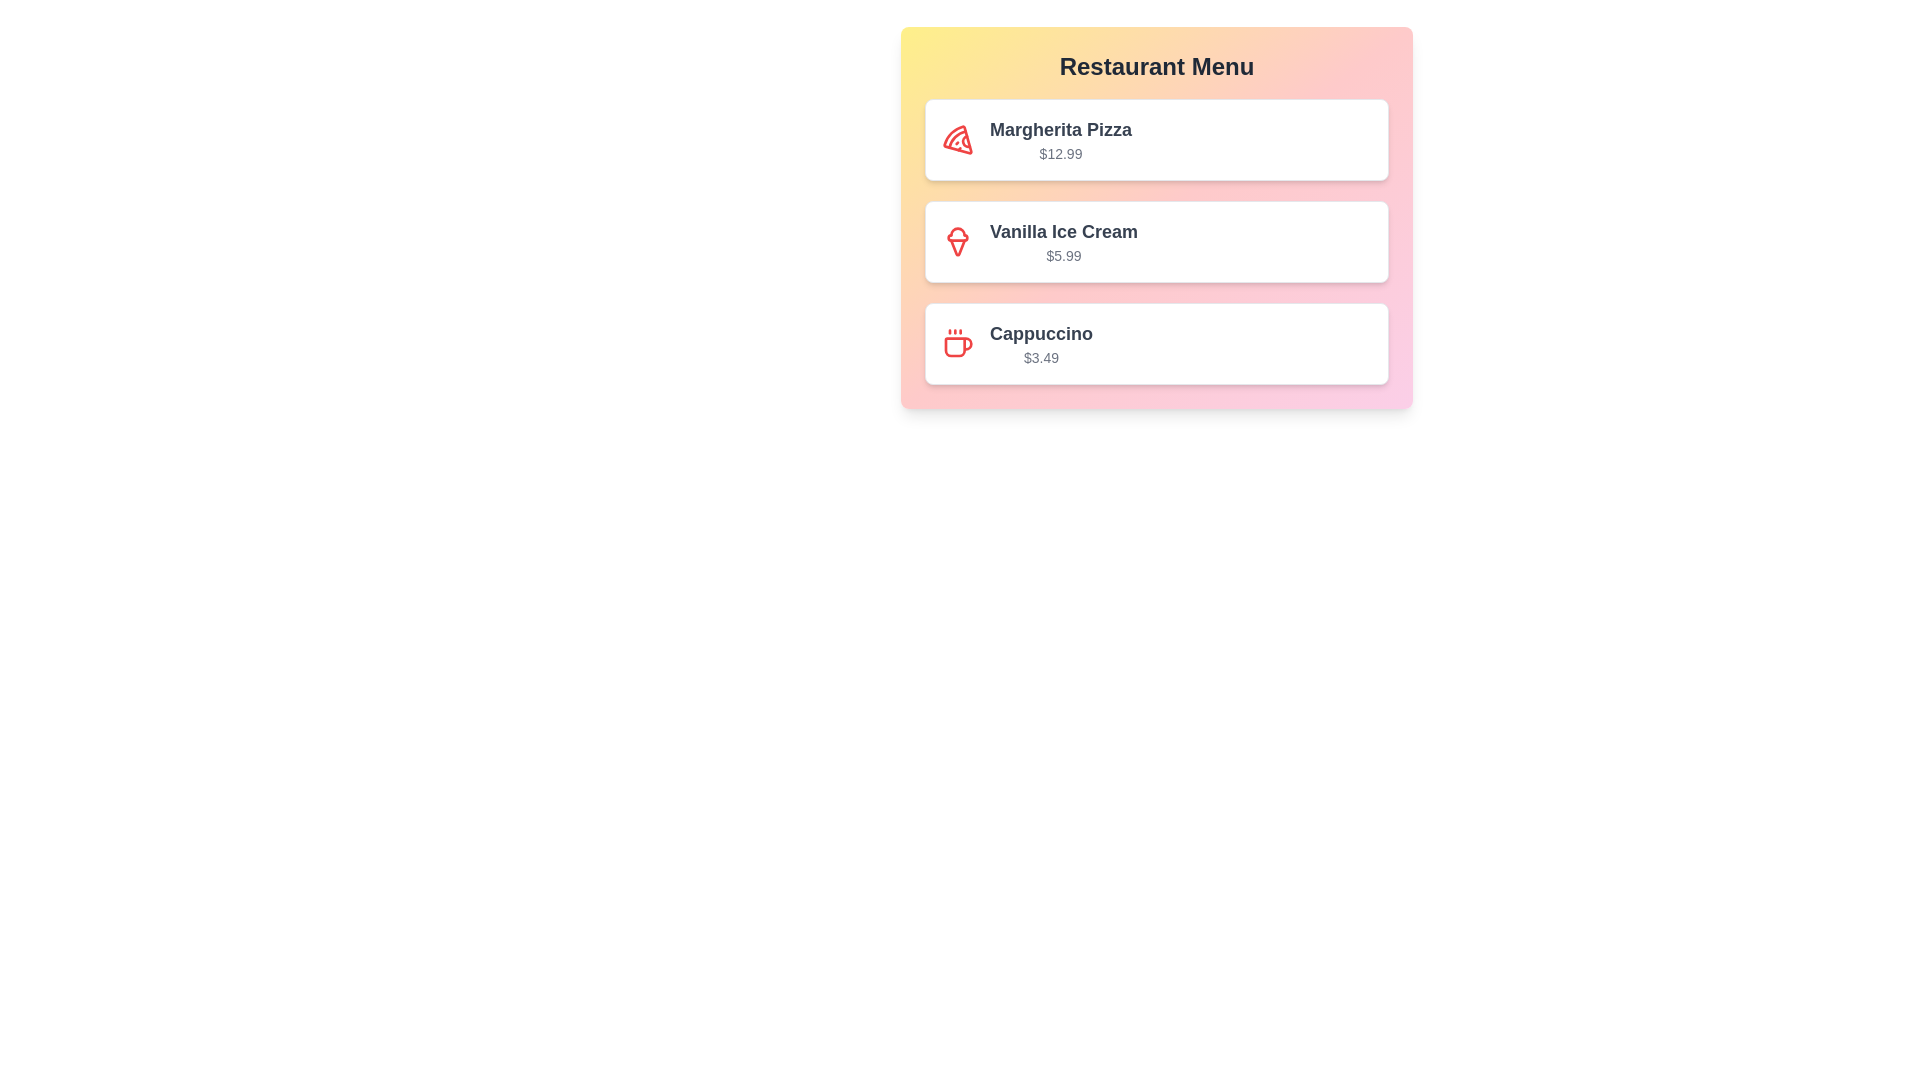  Describe the element at coordinates (1156, 342) in the screenshot. I see `the menu item corresponding to Cappuccino` at that location.